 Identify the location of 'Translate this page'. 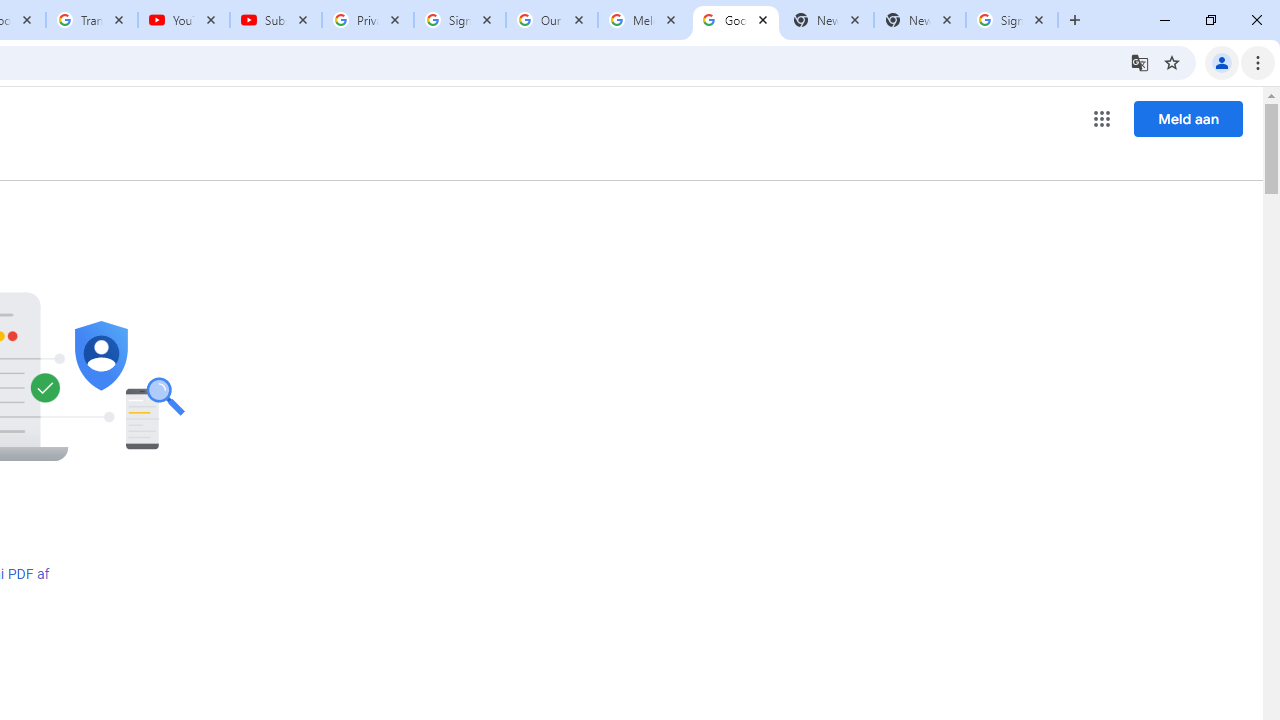
(1139, 61).